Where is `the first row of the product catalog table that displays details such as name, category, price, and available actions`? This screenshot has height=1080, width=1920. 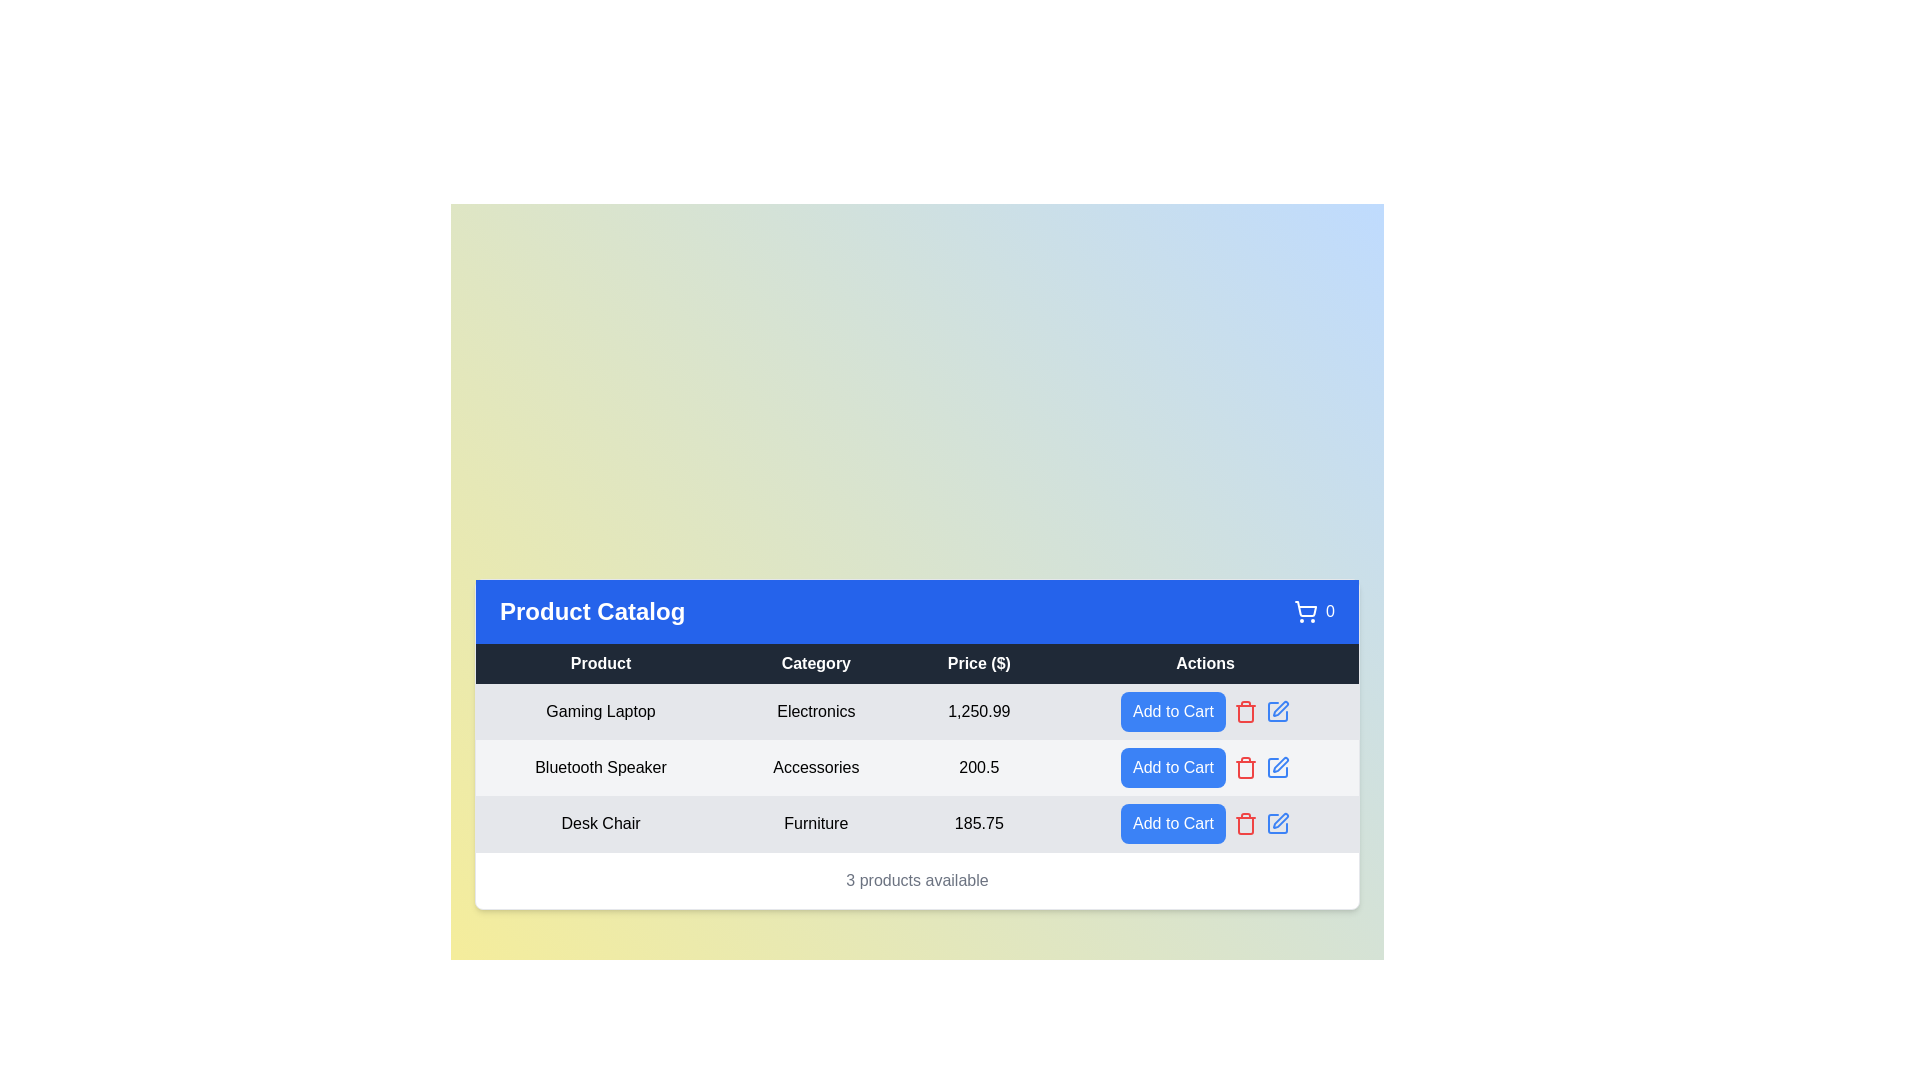
the first row of the product catalog table that displays details such as name, category, price, and available actions is located at coordinates (916, 710).